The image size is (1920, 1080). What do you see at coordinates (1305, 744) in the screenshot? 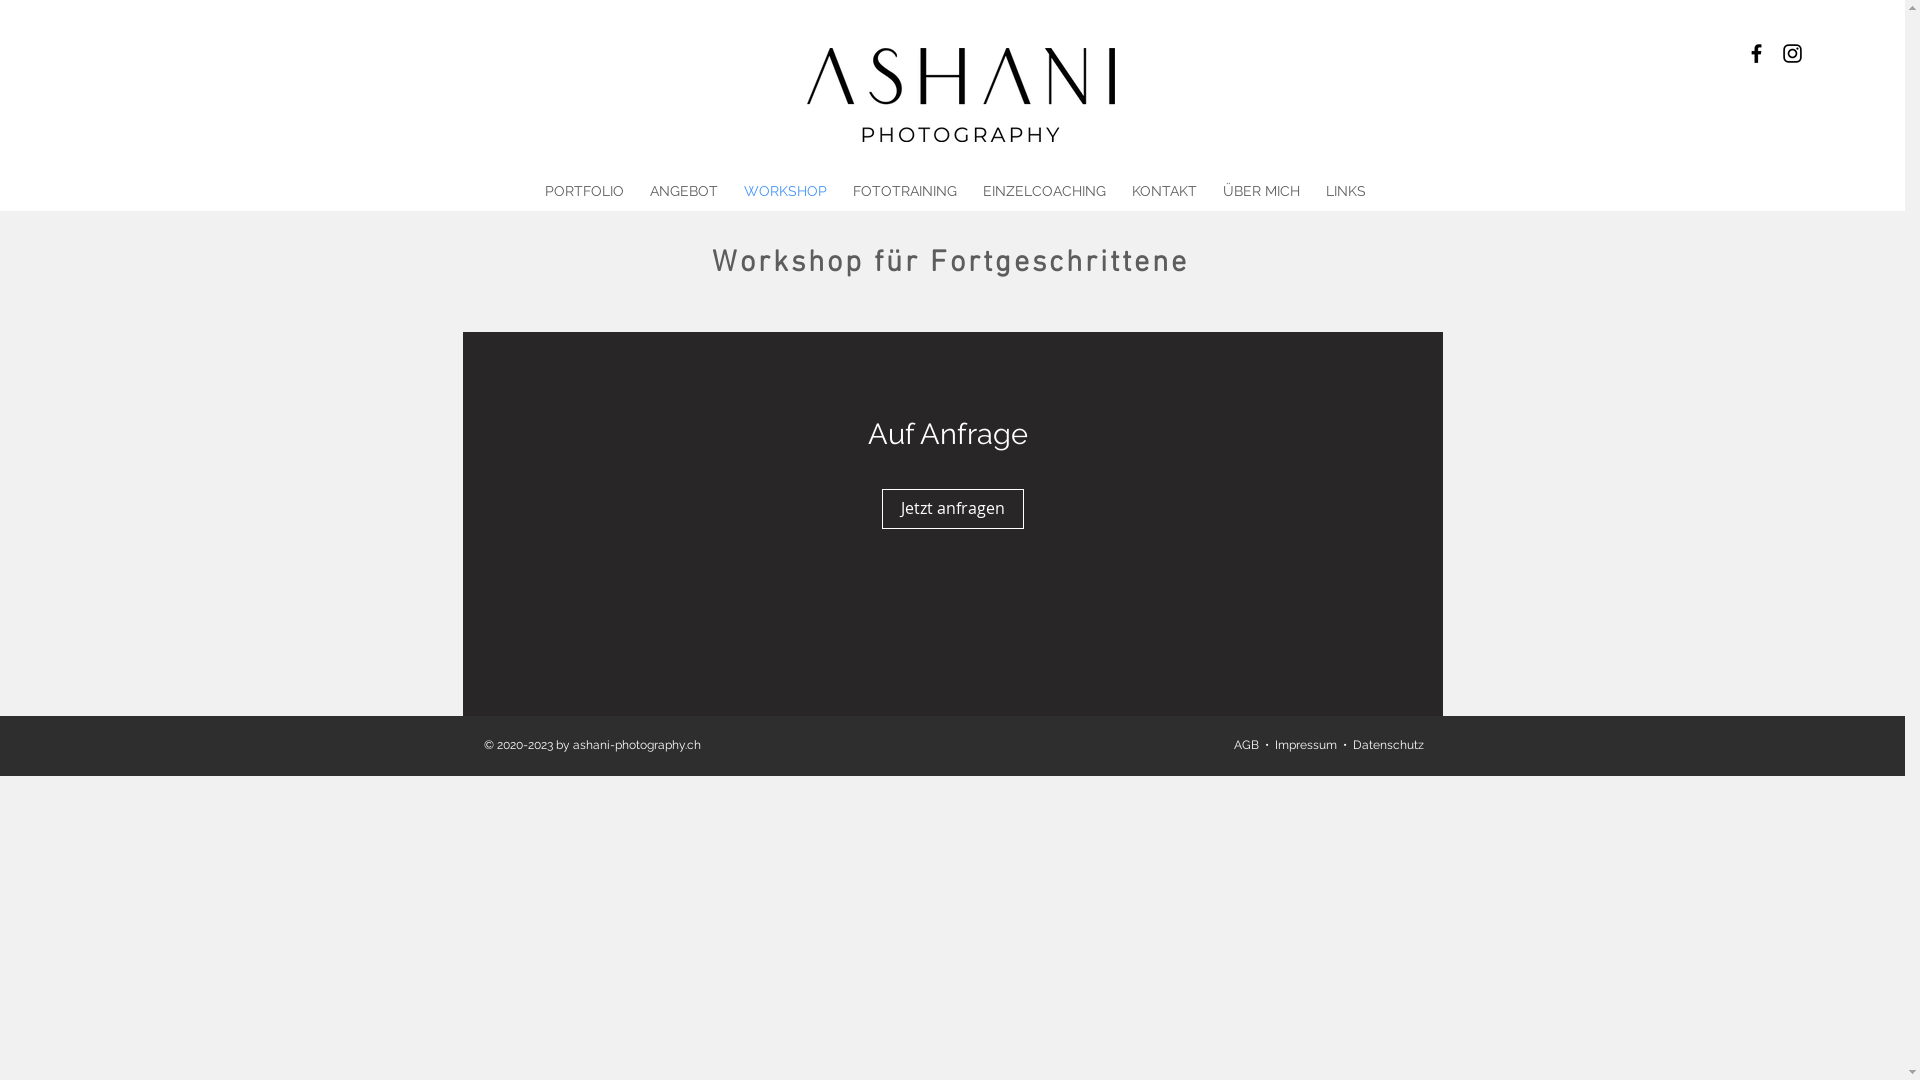
I see `'Impressum'` at bounding box center [1305, 744].